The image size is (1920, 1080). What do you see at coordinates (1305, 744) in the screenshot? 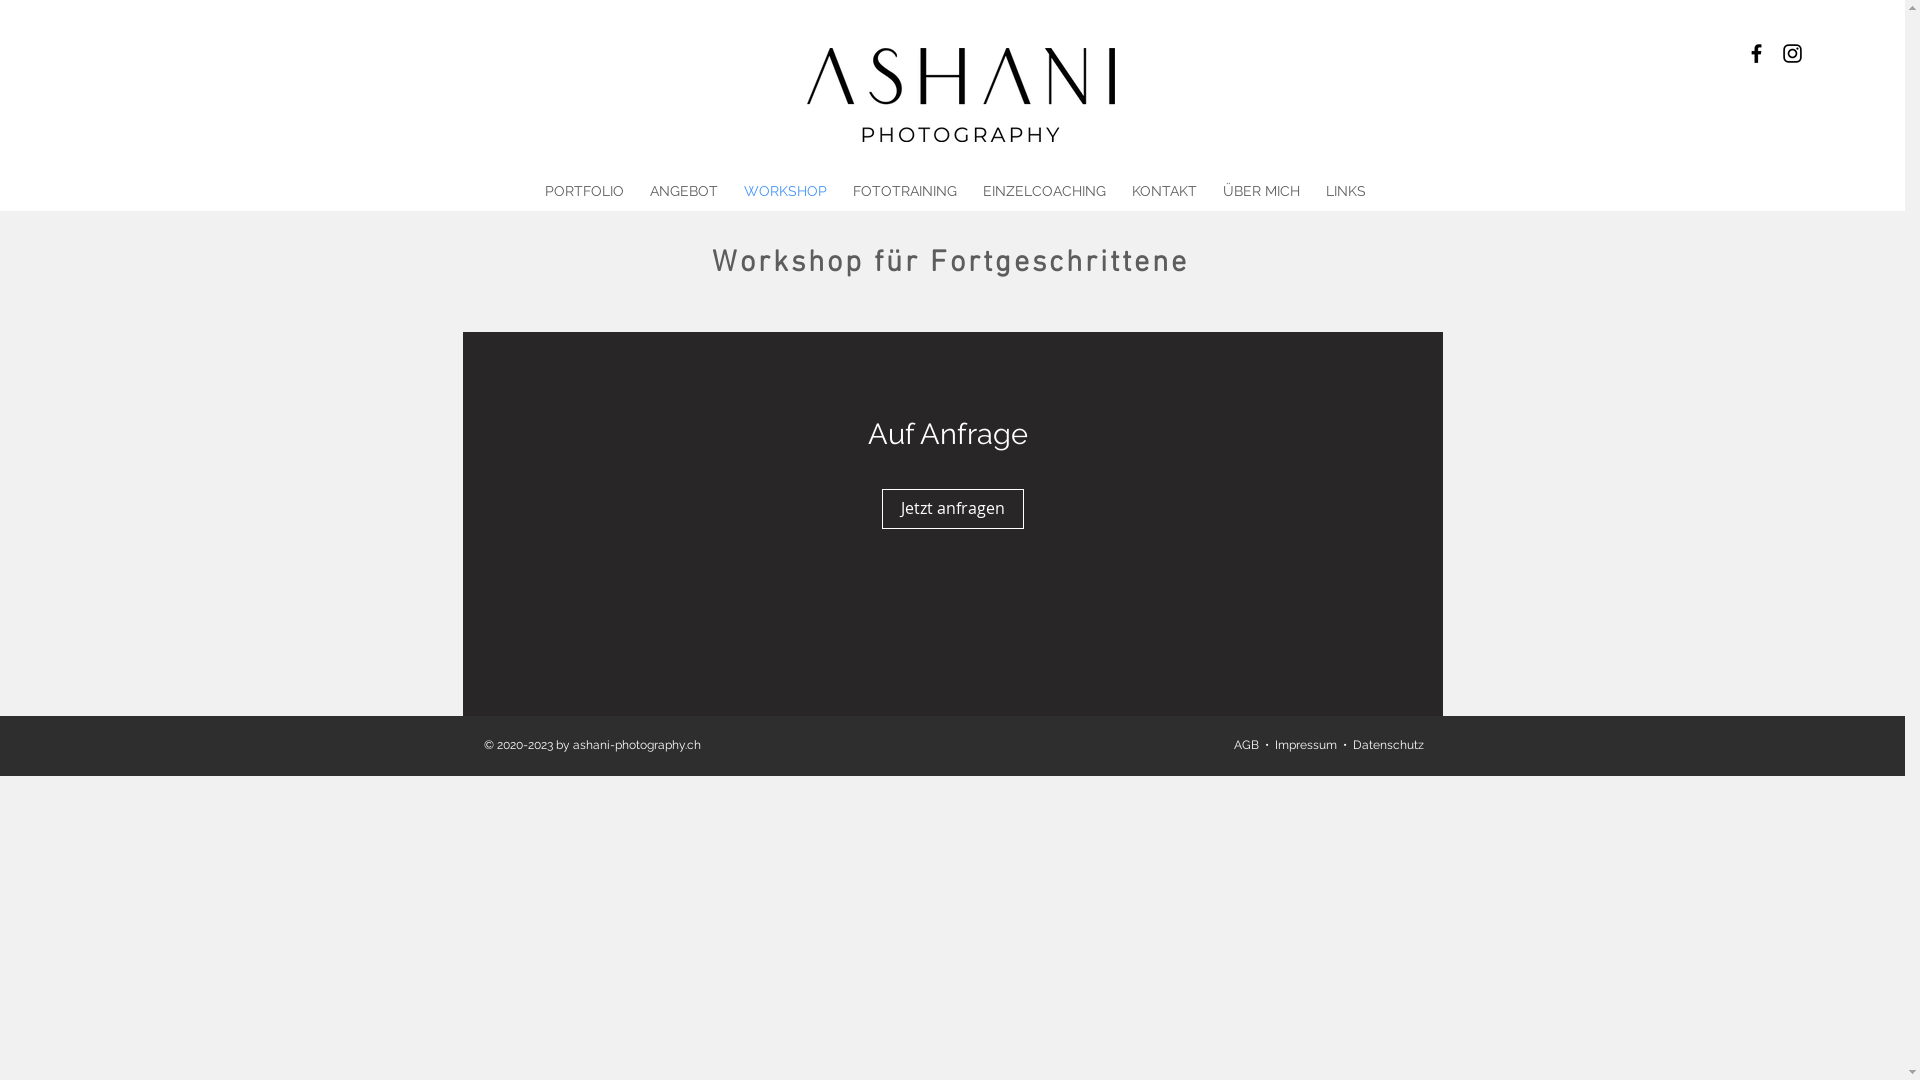
I see `'Impressum'` at bounding box center [1305, 744].